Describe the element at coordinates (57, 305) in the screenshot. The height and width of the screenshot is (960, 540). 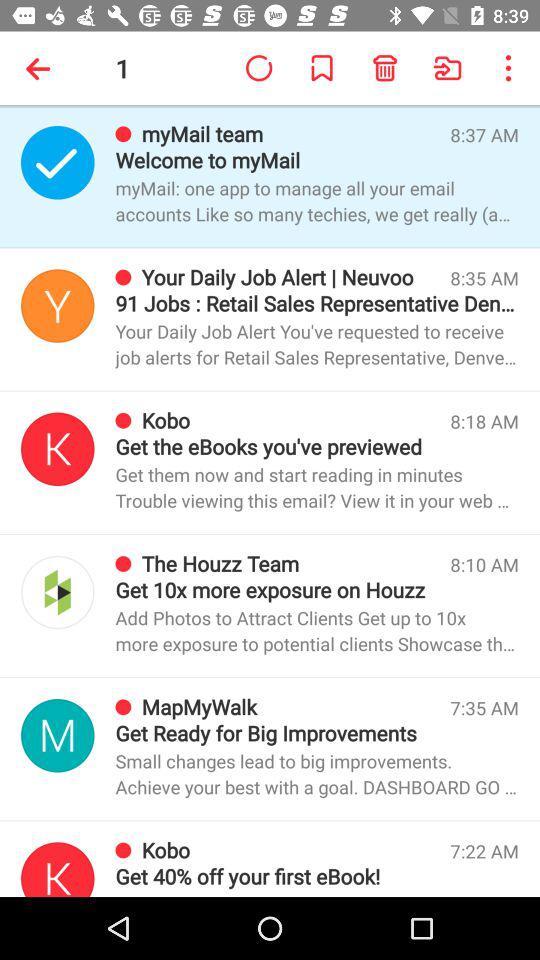
I see `the mail` at that location.